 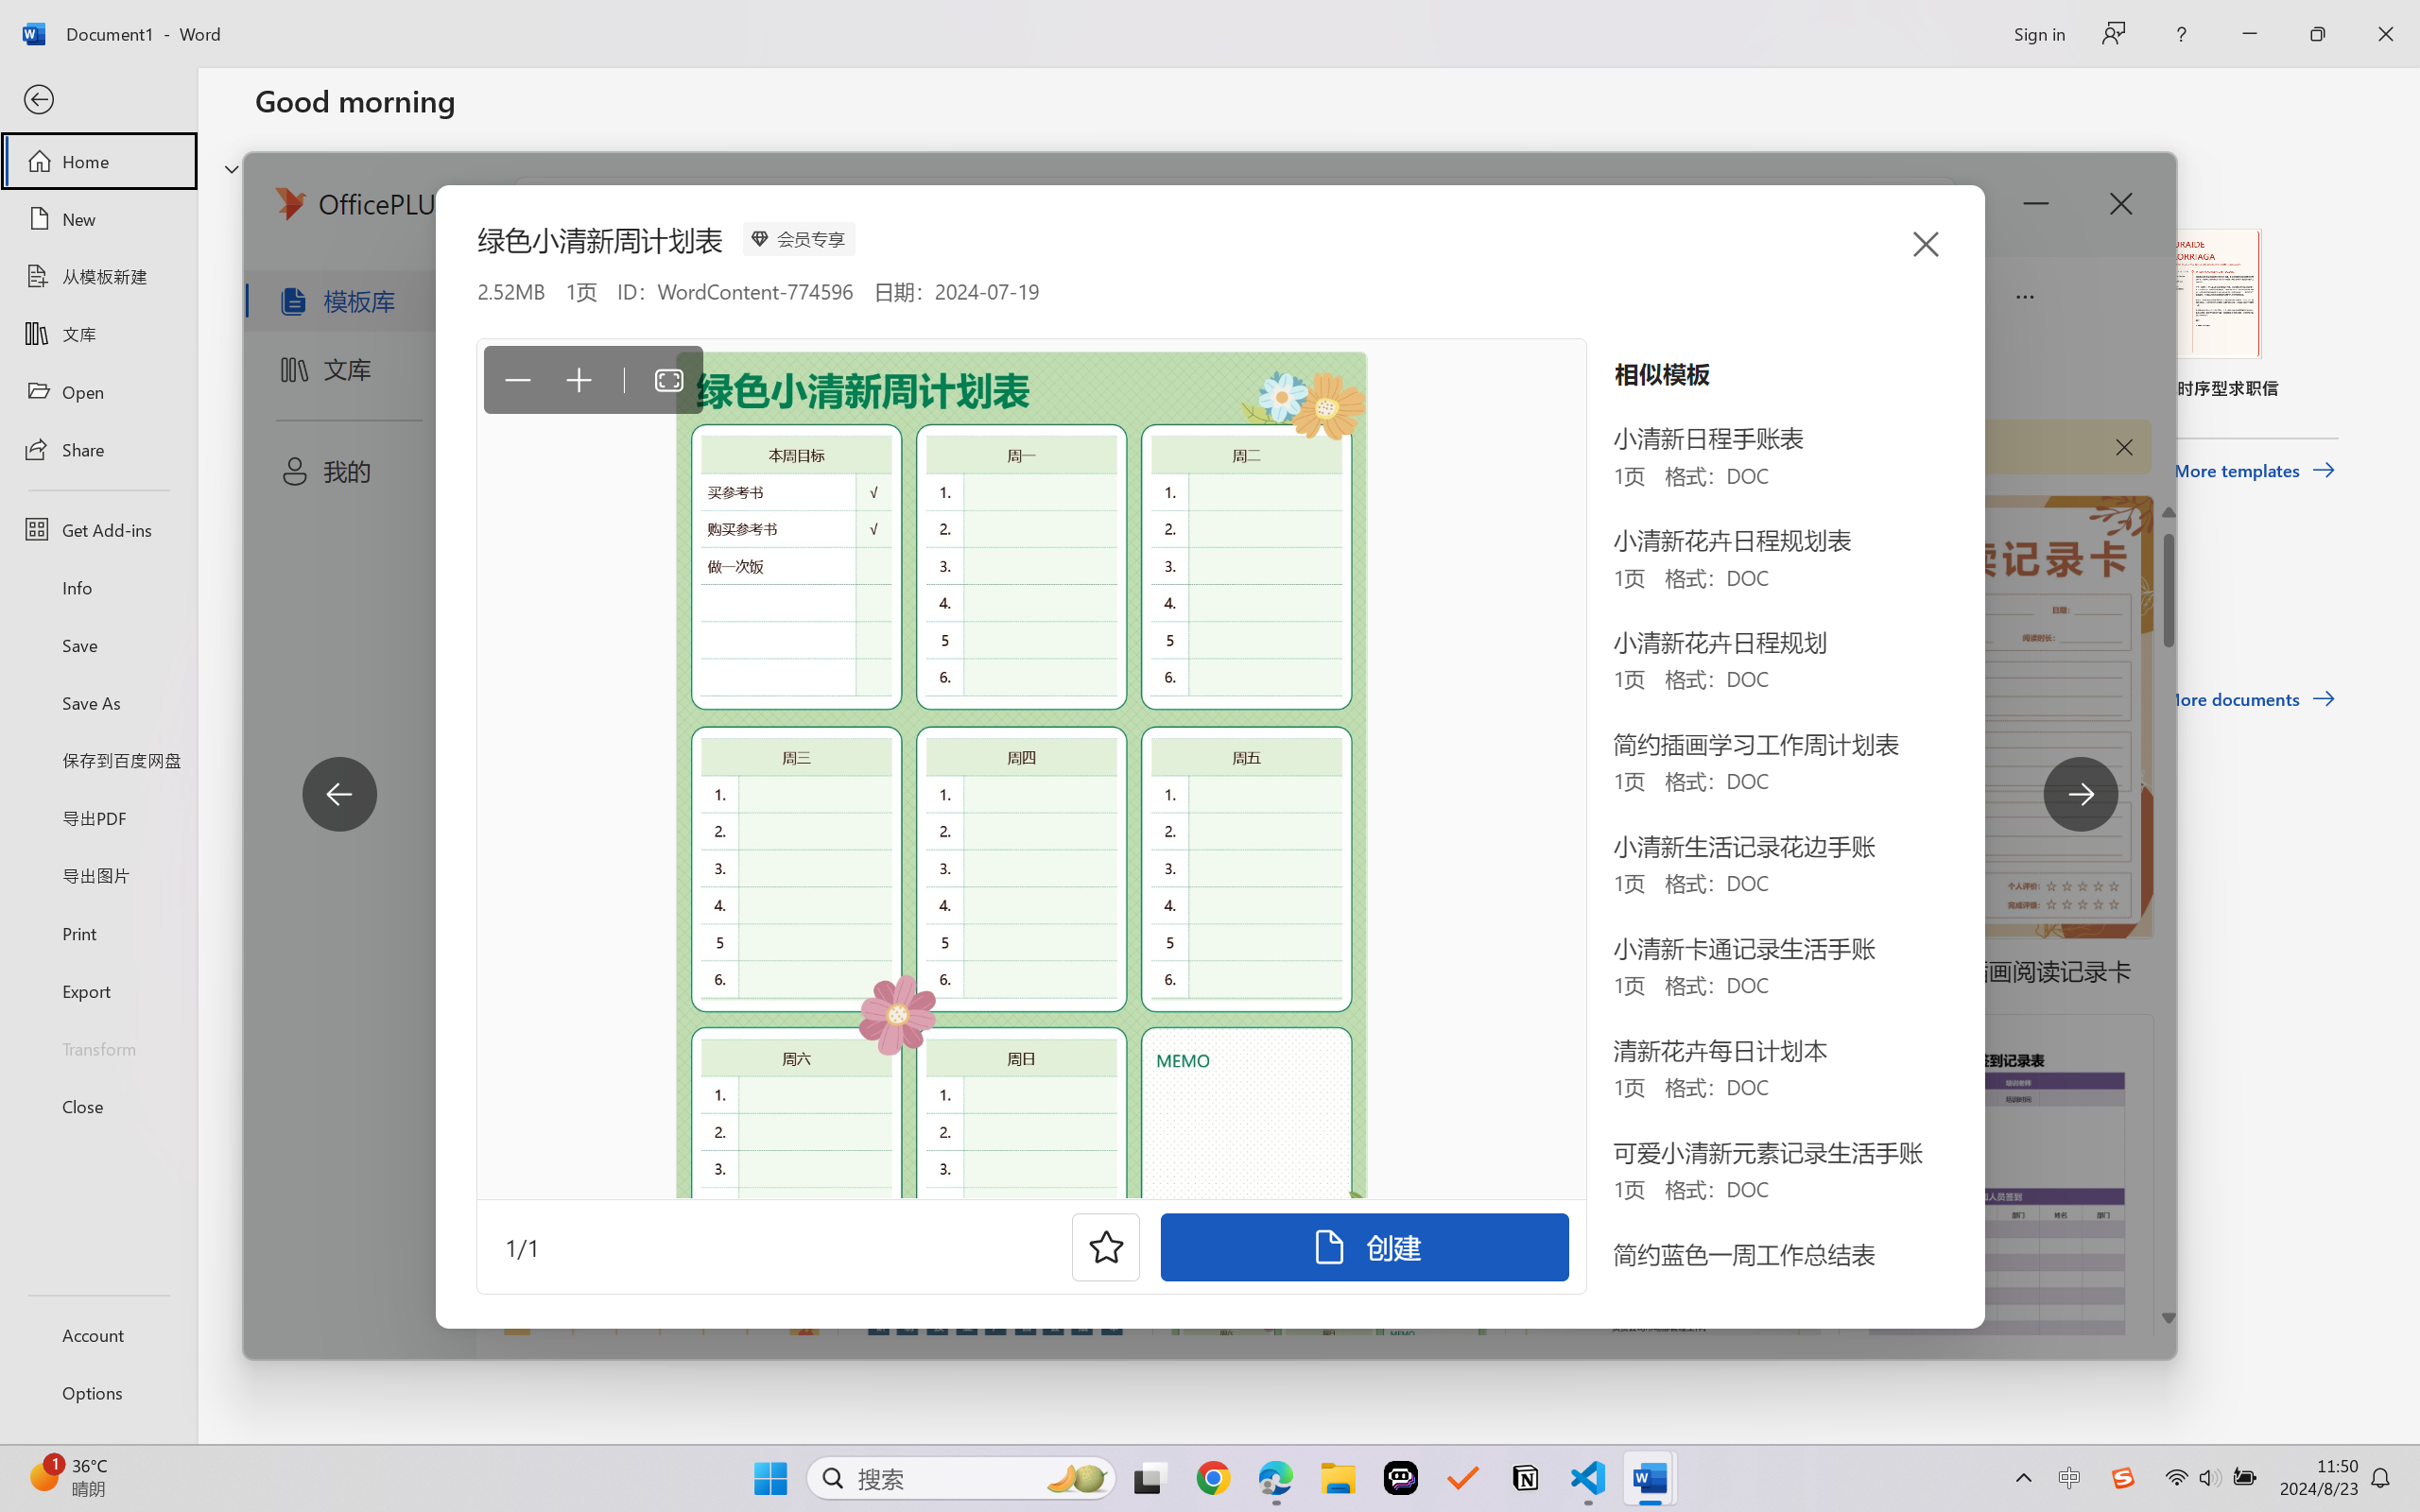 I want to click on 'Print', so click(x=97, y=933).